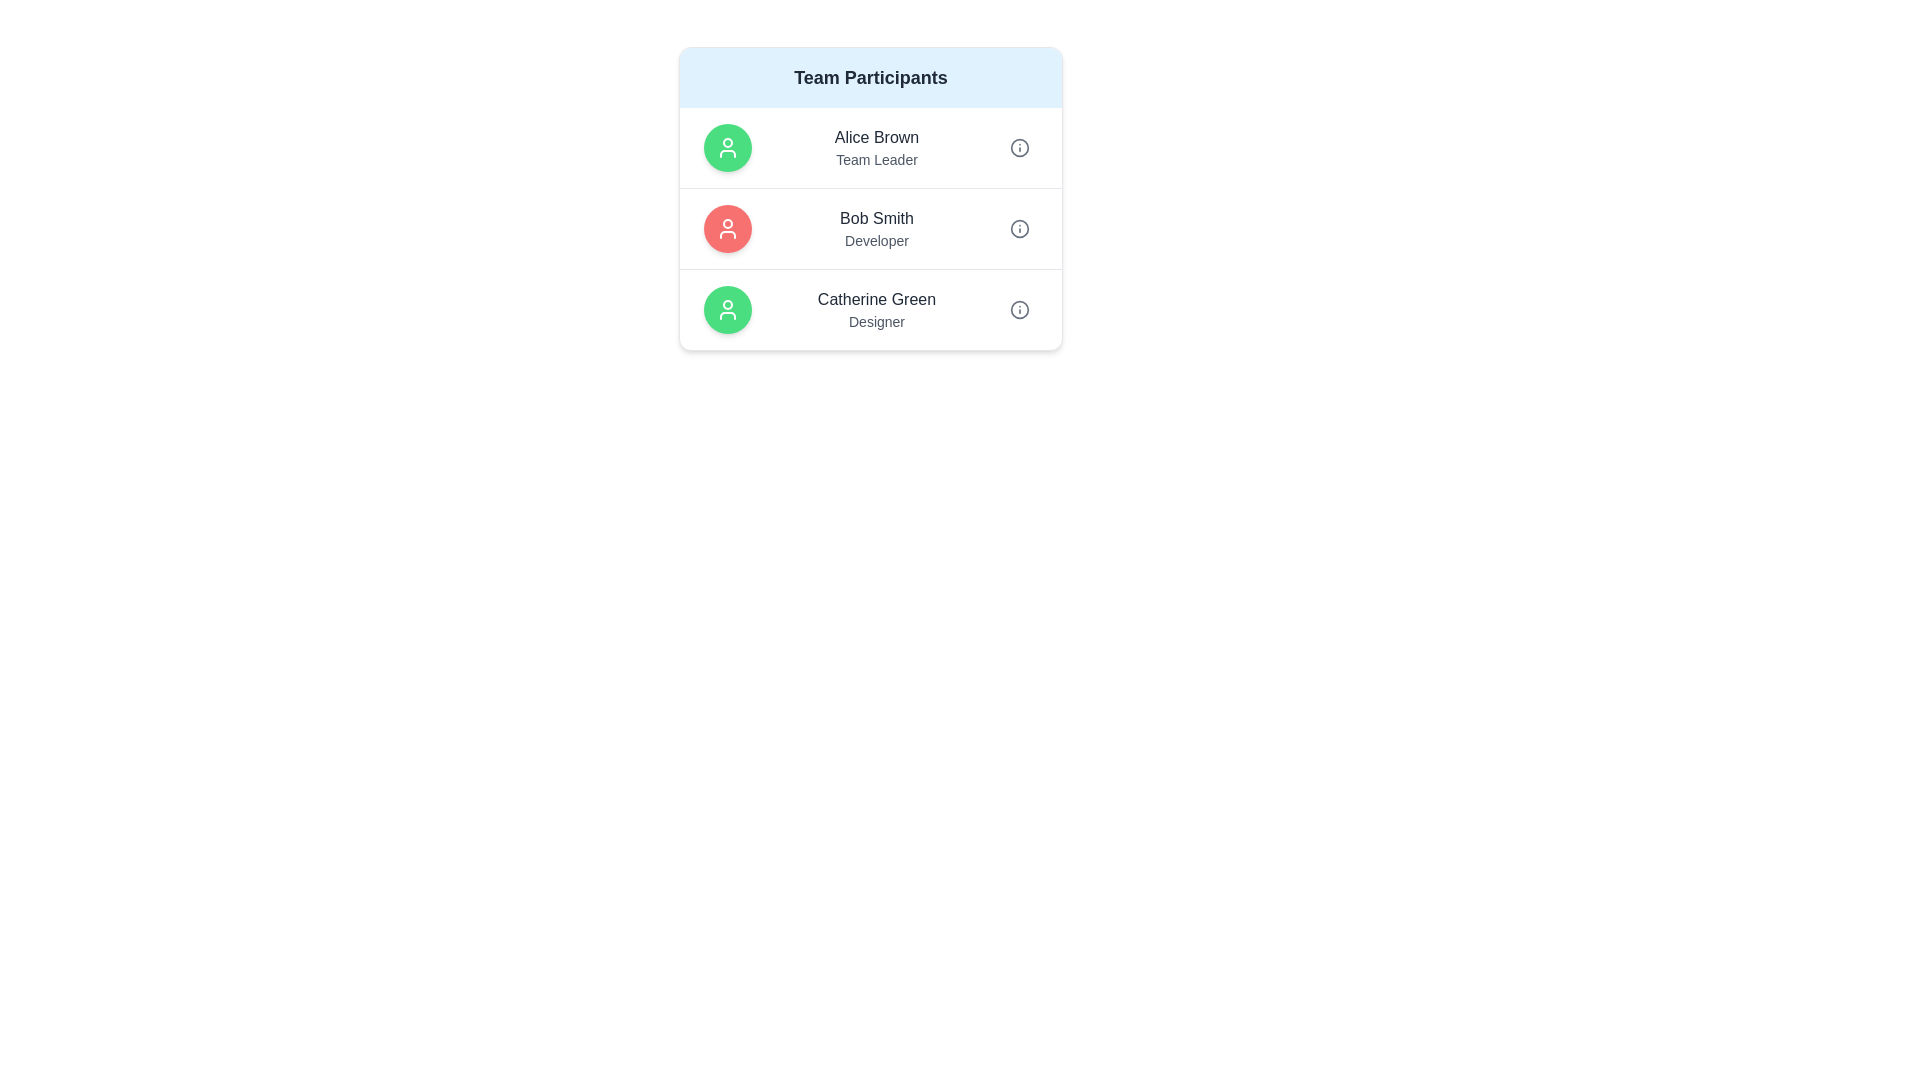  What do you see at coordinates (1019, 309) in the screenshot?
I see `the SVG Circle element that serves as the background for the 'Catherine Green - Designer' profile icon` at bounding box center [1019, 309].